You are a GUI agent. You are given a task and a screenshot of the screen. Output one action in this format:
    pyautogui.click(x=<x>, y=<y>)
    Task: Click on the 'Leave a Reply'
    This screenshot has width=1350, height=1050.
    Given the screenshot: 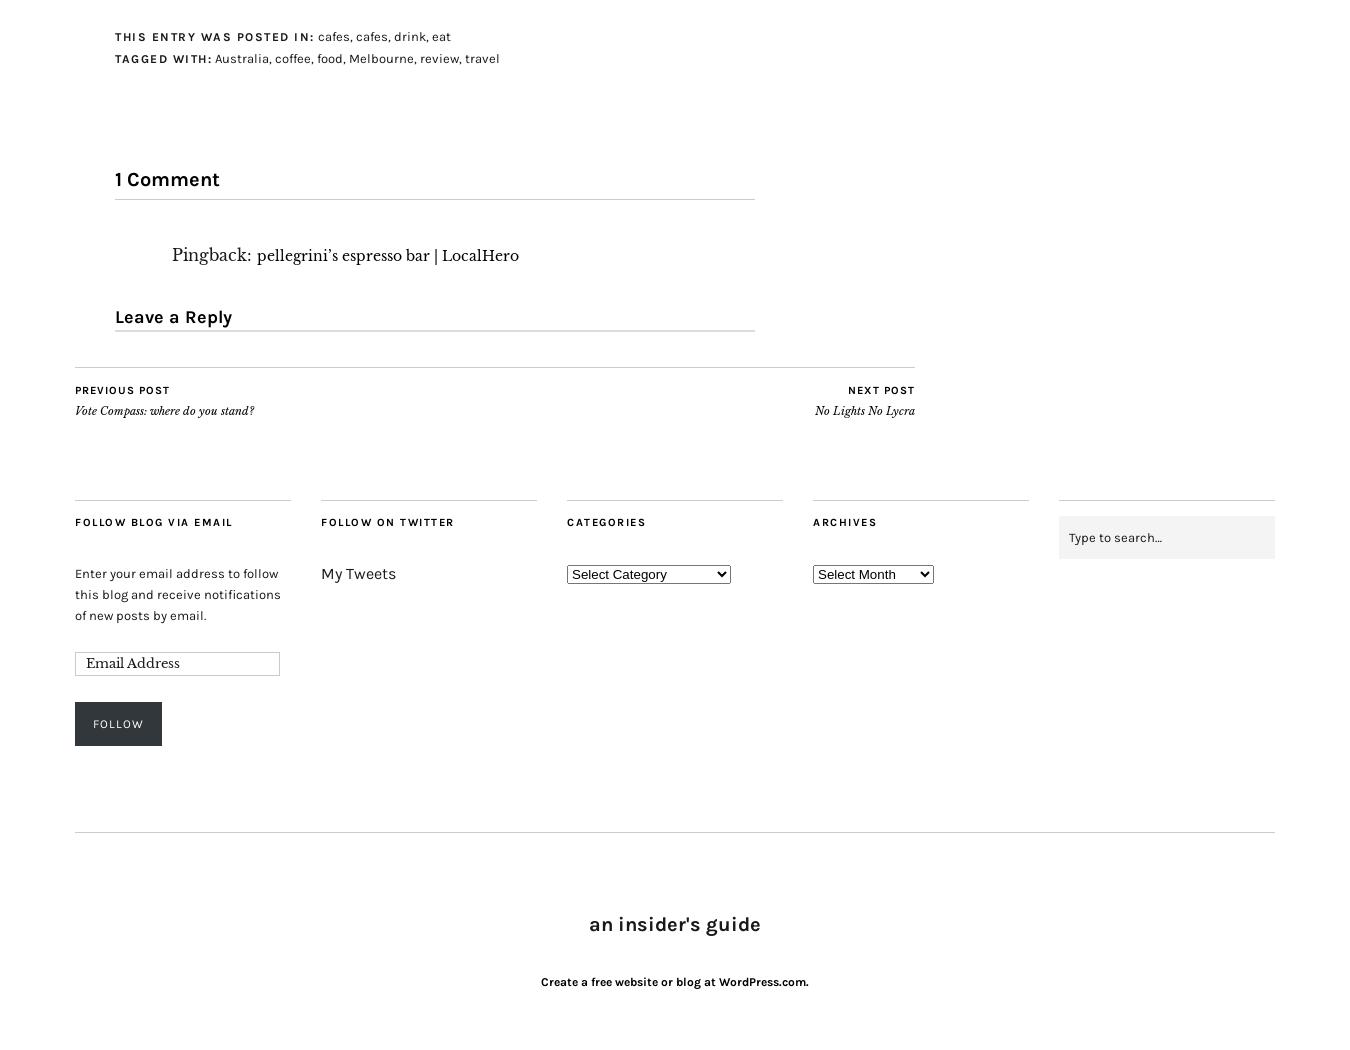 What is the action you would take?
    pyautogui.click(x=173, y=316)
    